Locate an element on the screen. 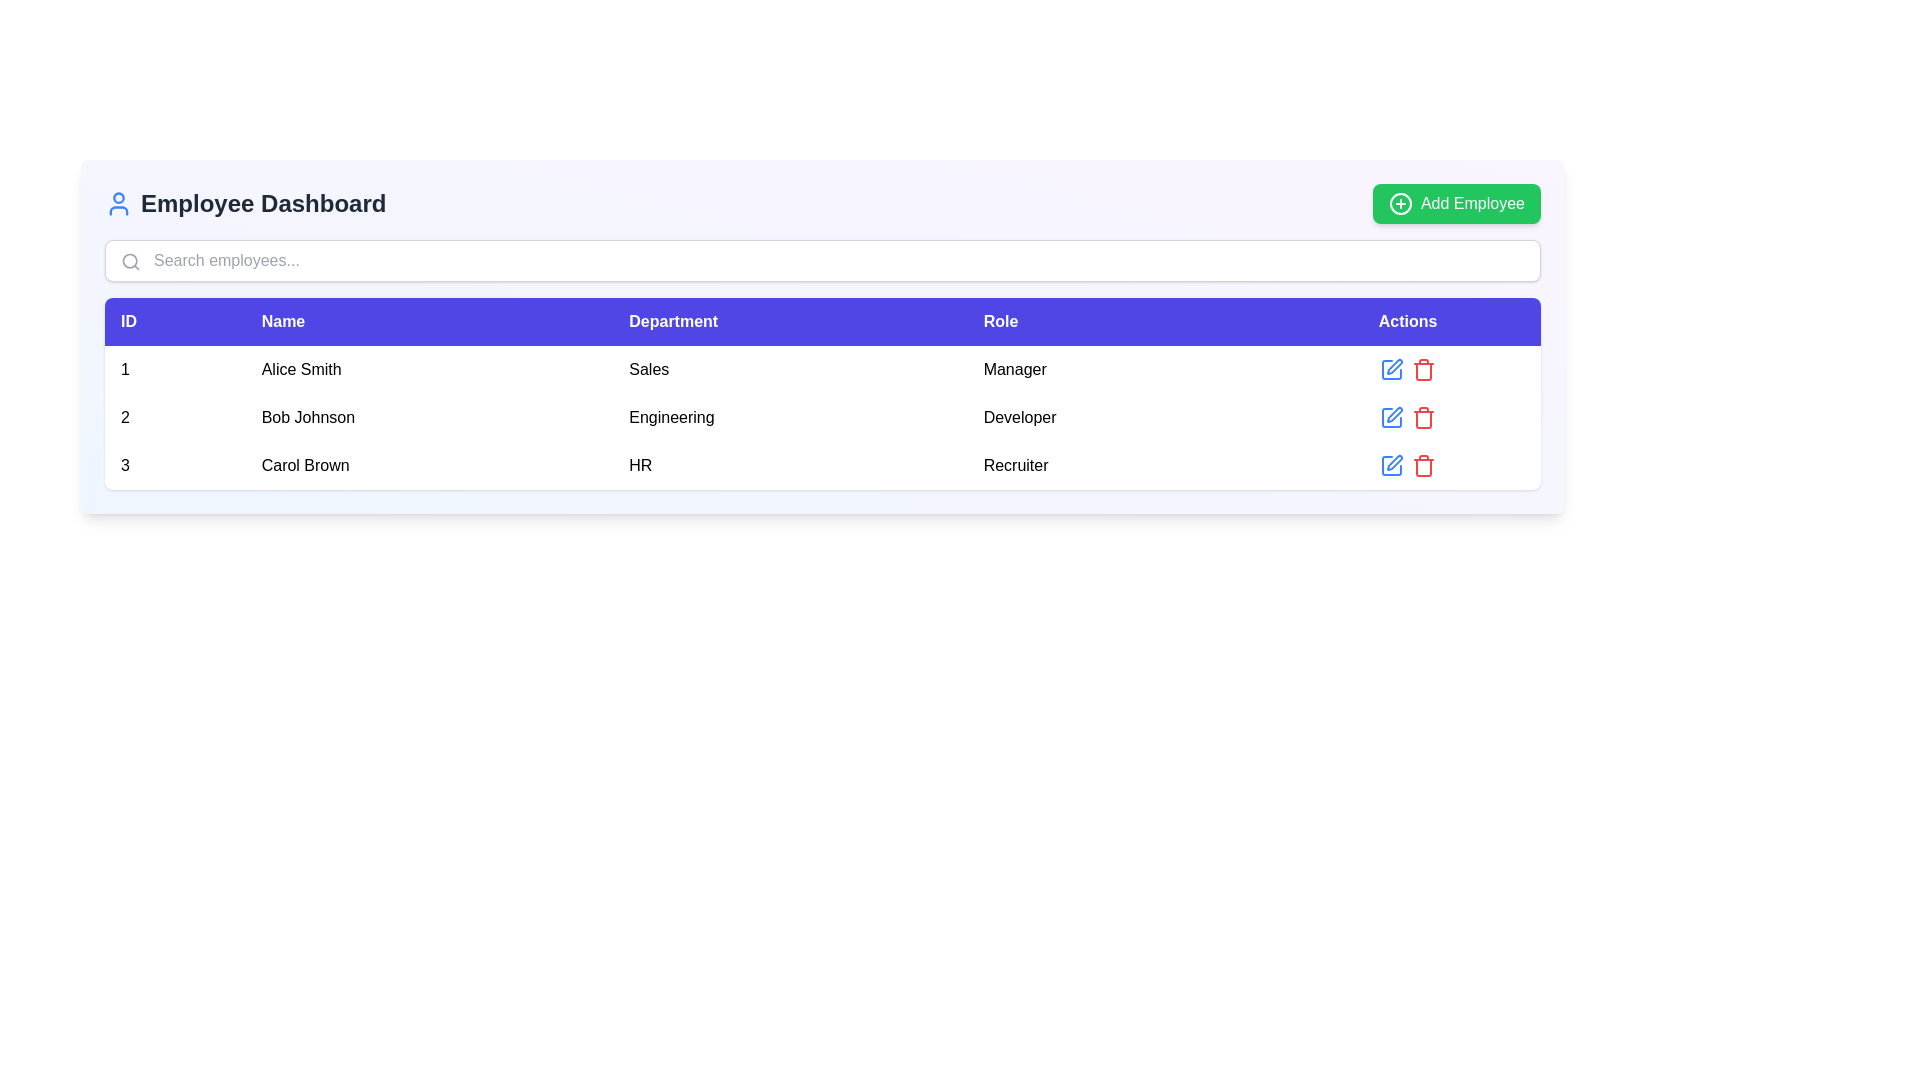  the decorative circle within the 'Add Employee' button located at the top-right corner of the interface is located at coordinates (1400, 204).